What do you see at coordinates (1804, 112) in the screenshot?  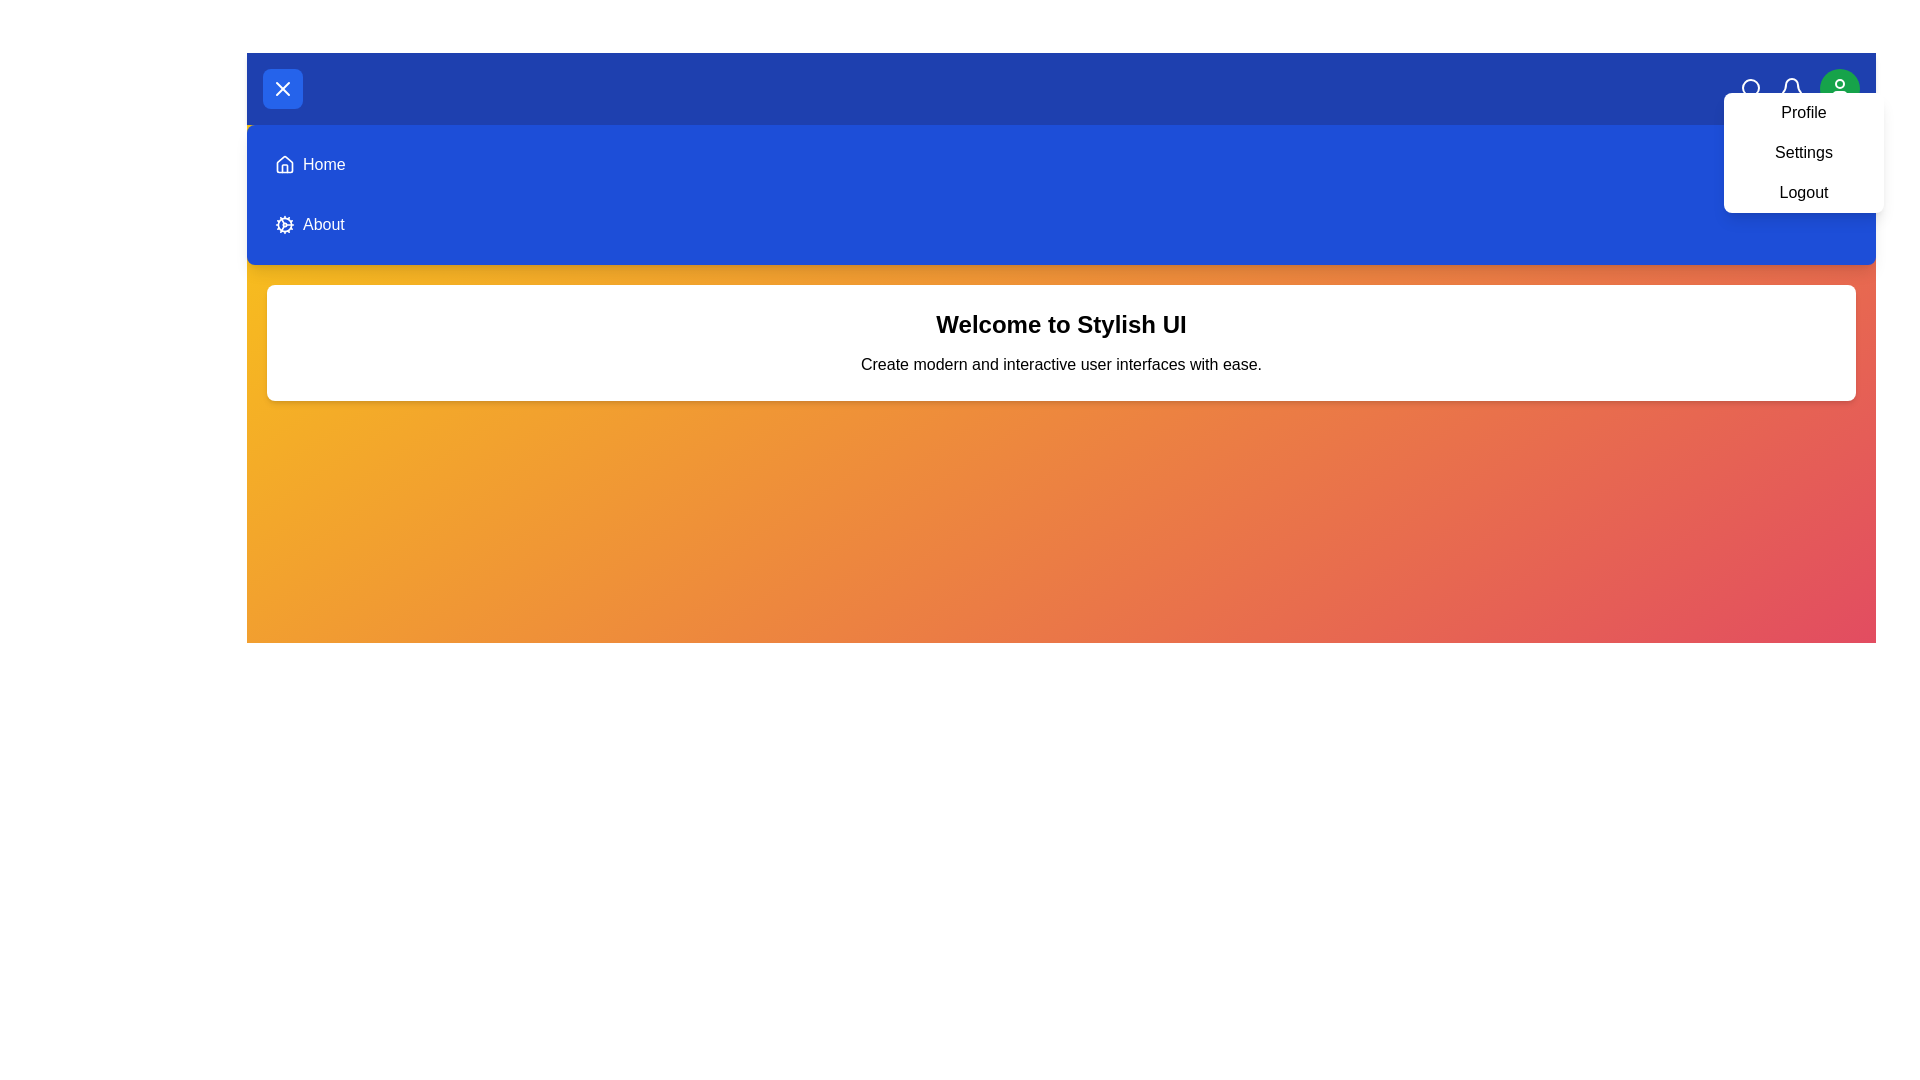 I see `the Profile from the profile dropdown menu` at bounding box center [1804, 112].